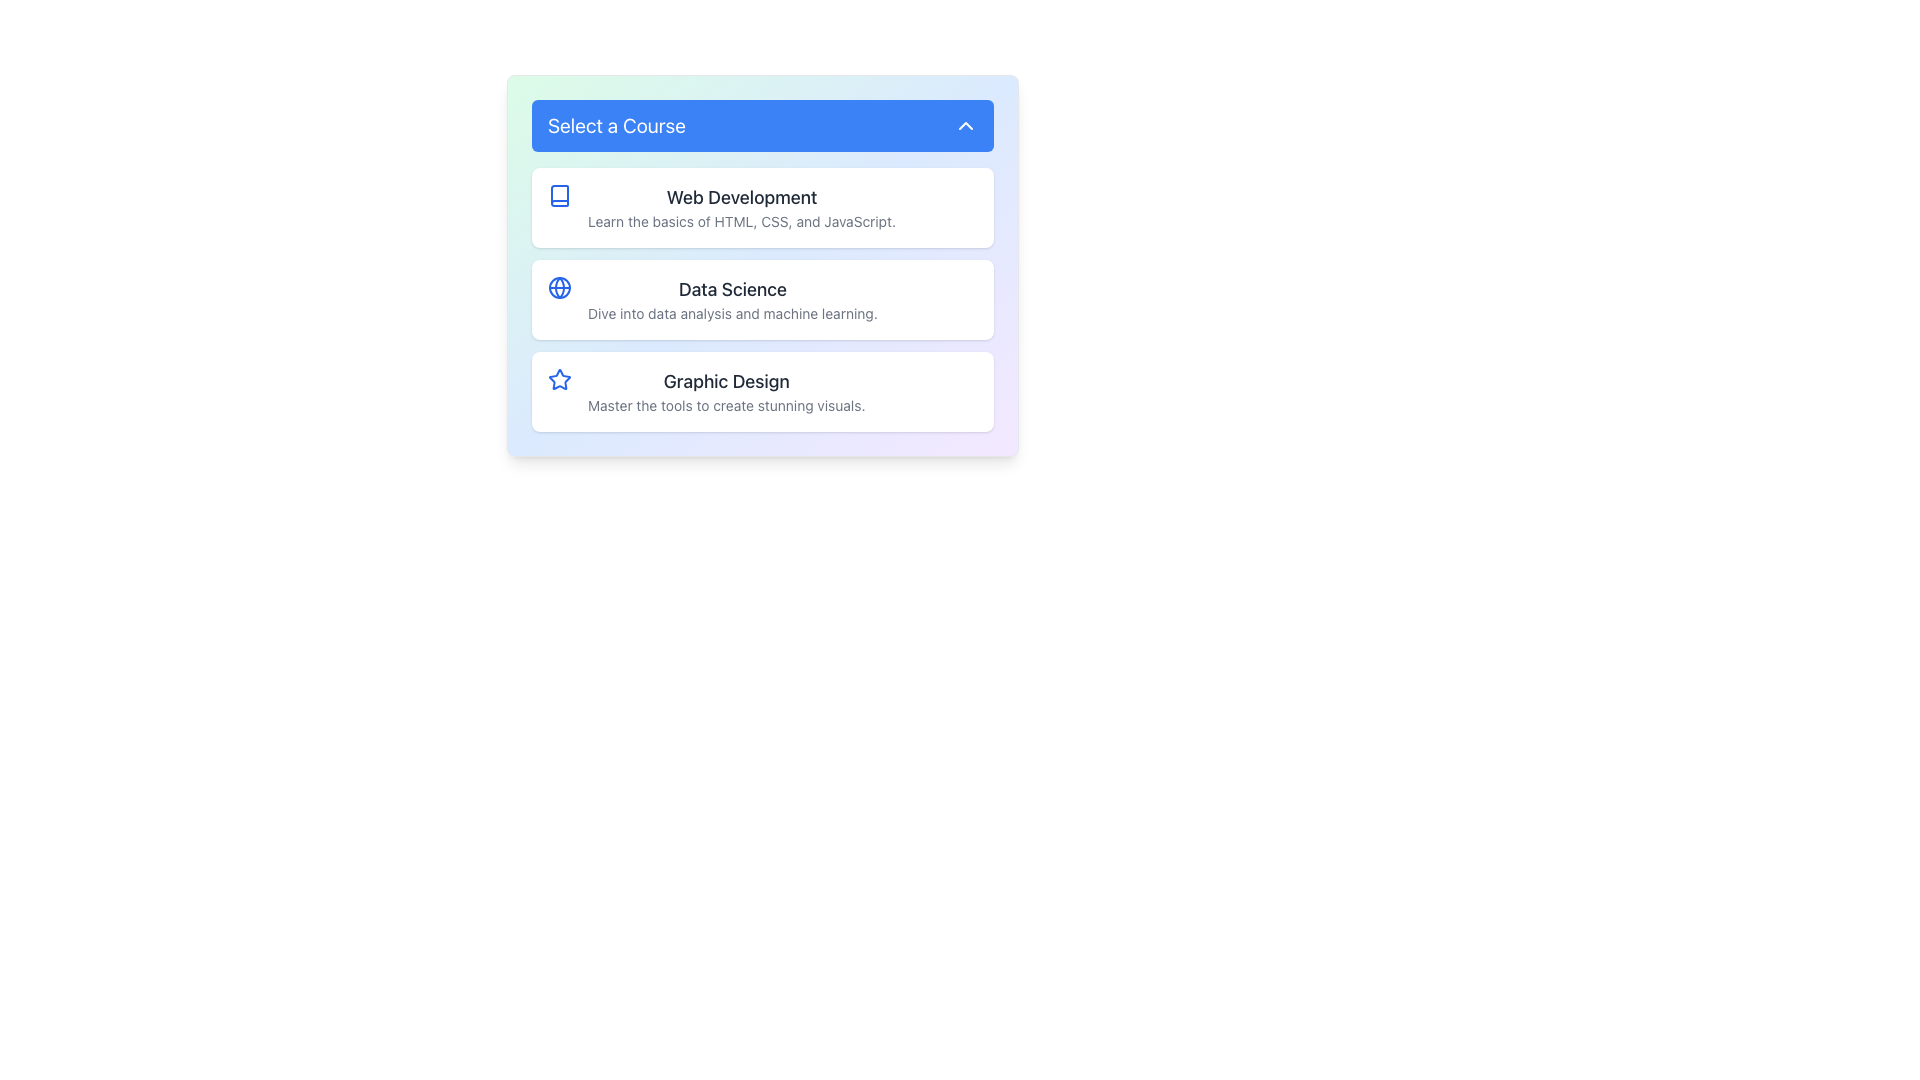  What do you see at coordinates (560, 379) in the screenshot?
I see `the blue outlined star icon located next to the 'Graphic Design' text in the bottommost item of the course list` at bounding box center [560, 379].